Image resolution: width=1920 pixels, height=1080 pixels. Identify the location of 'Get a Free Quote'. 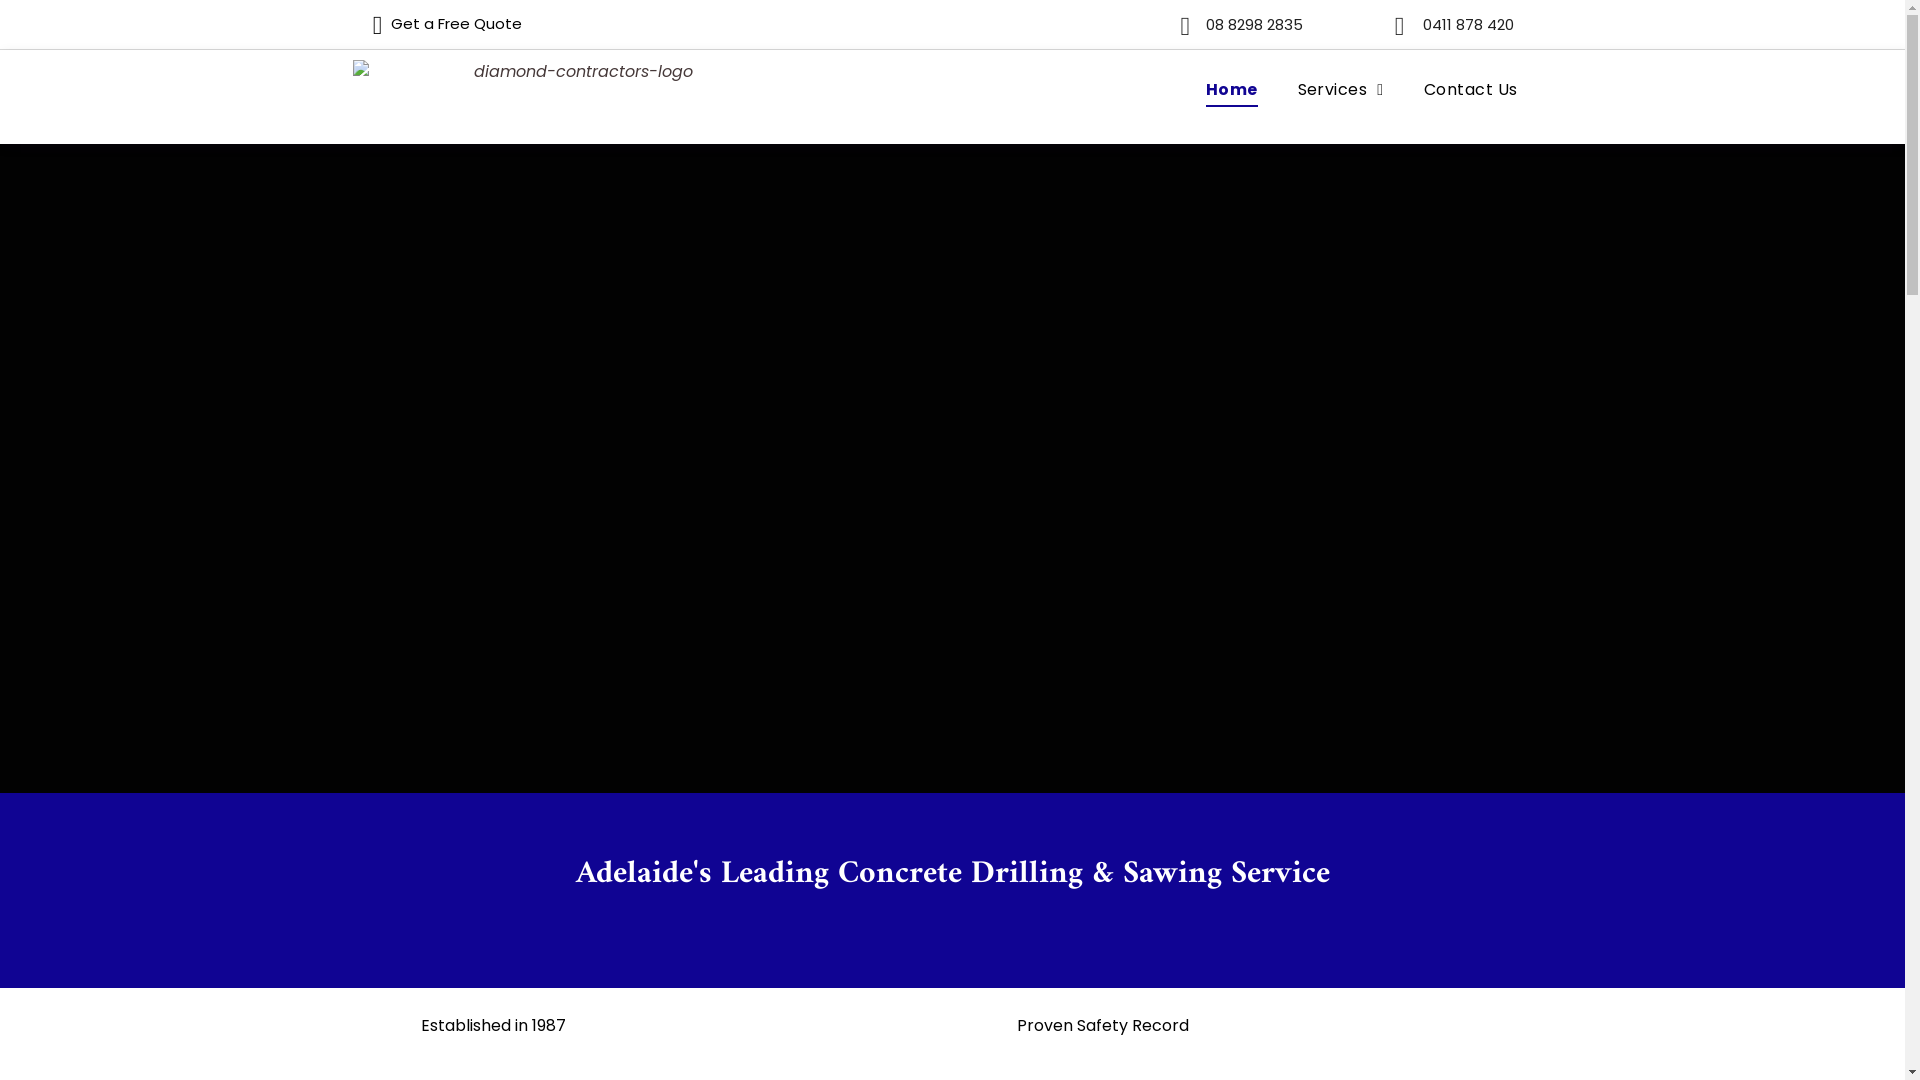
(351, 23).